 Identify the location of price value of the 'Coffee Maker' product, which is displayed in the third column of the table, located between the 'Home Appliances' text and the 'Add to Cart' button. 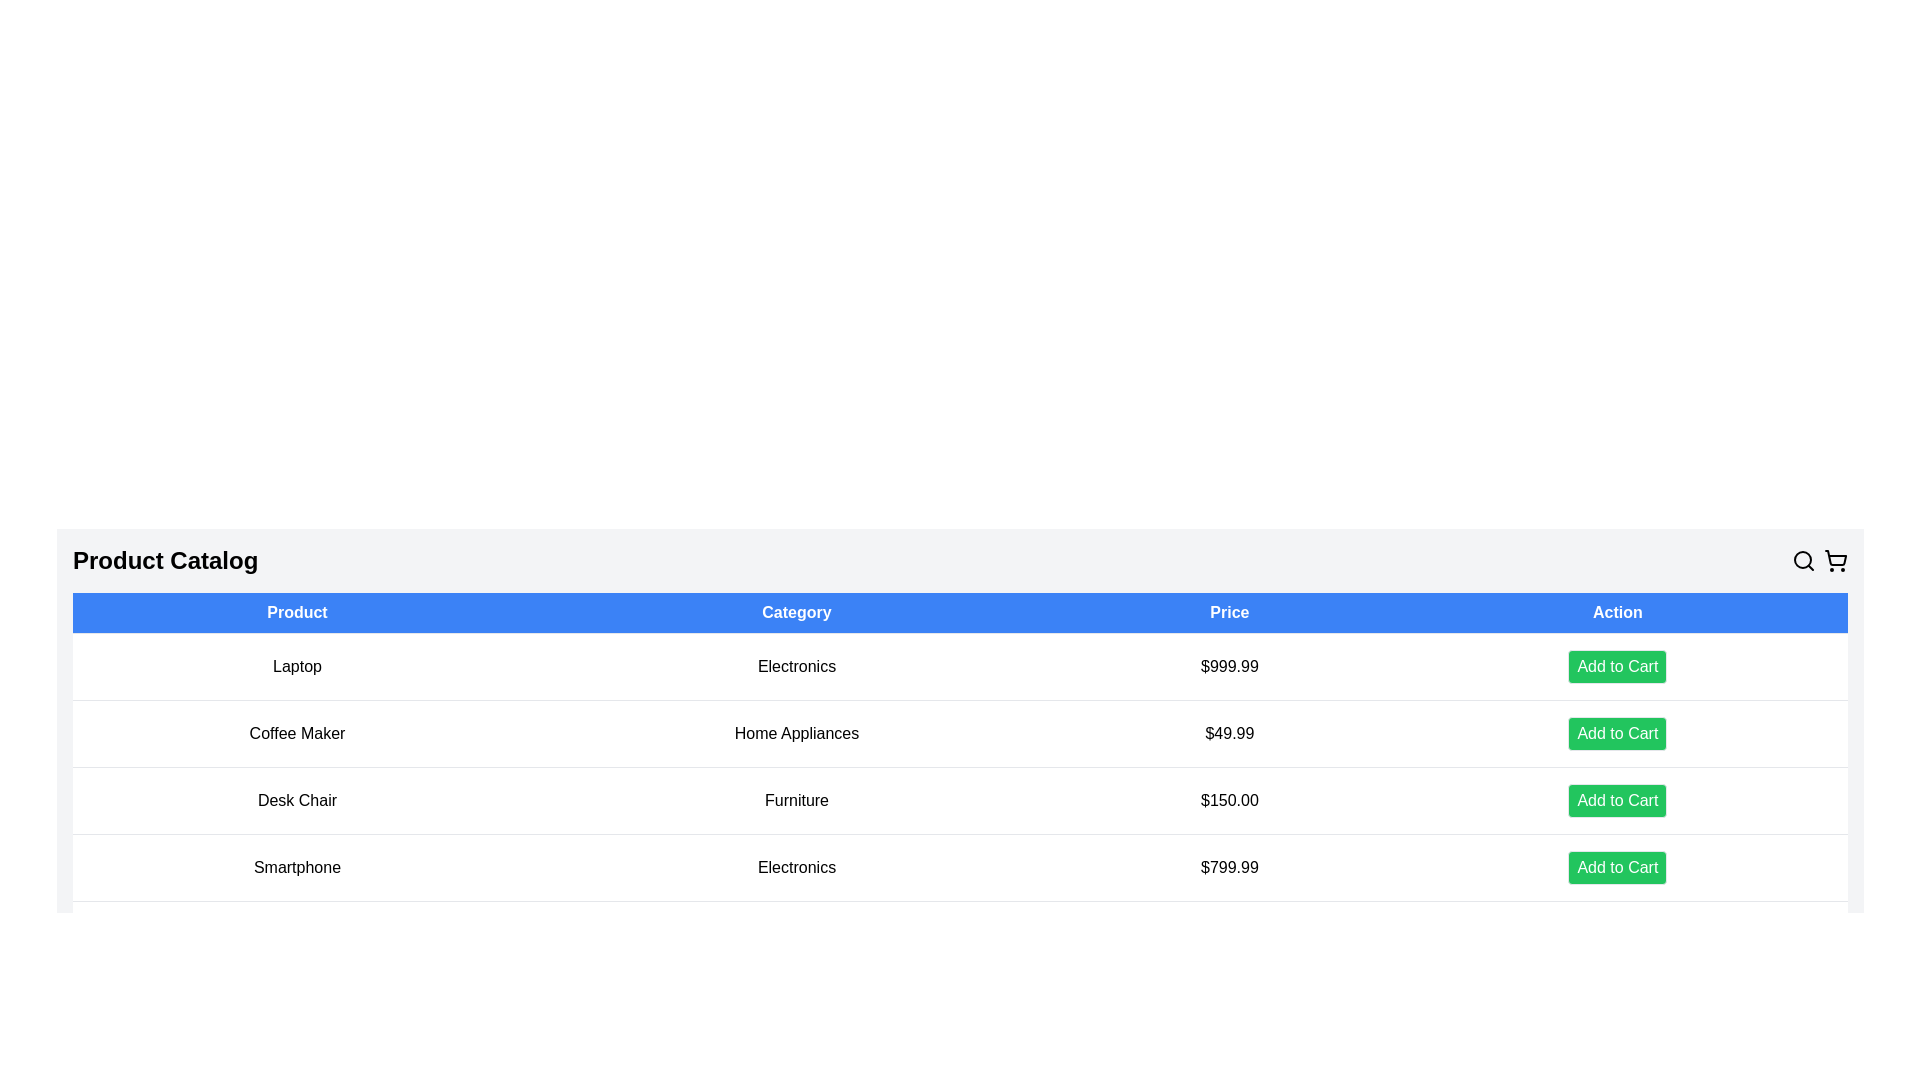
(1228, 733).